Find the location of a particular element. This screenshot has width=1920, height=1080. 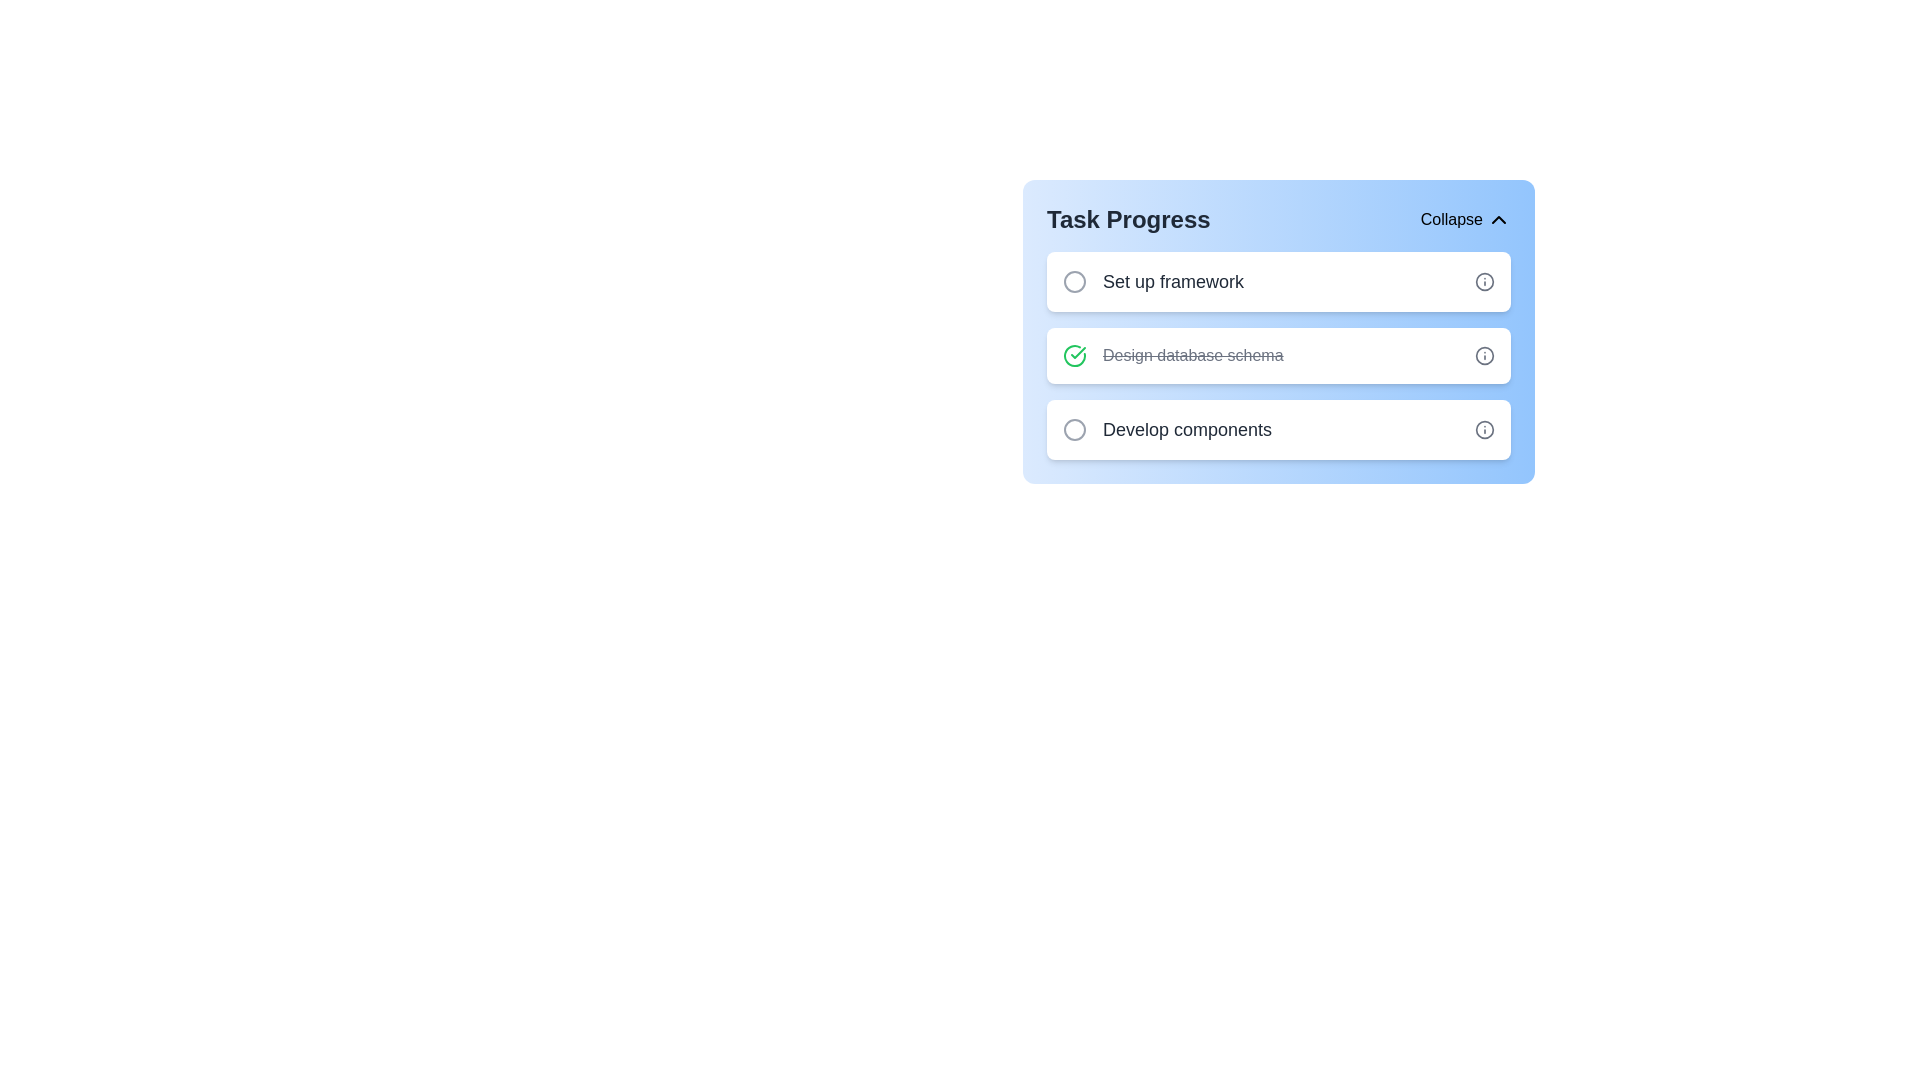

the info icon next to the task titled 'Set up framework' is located at coordinates (1484, 281).